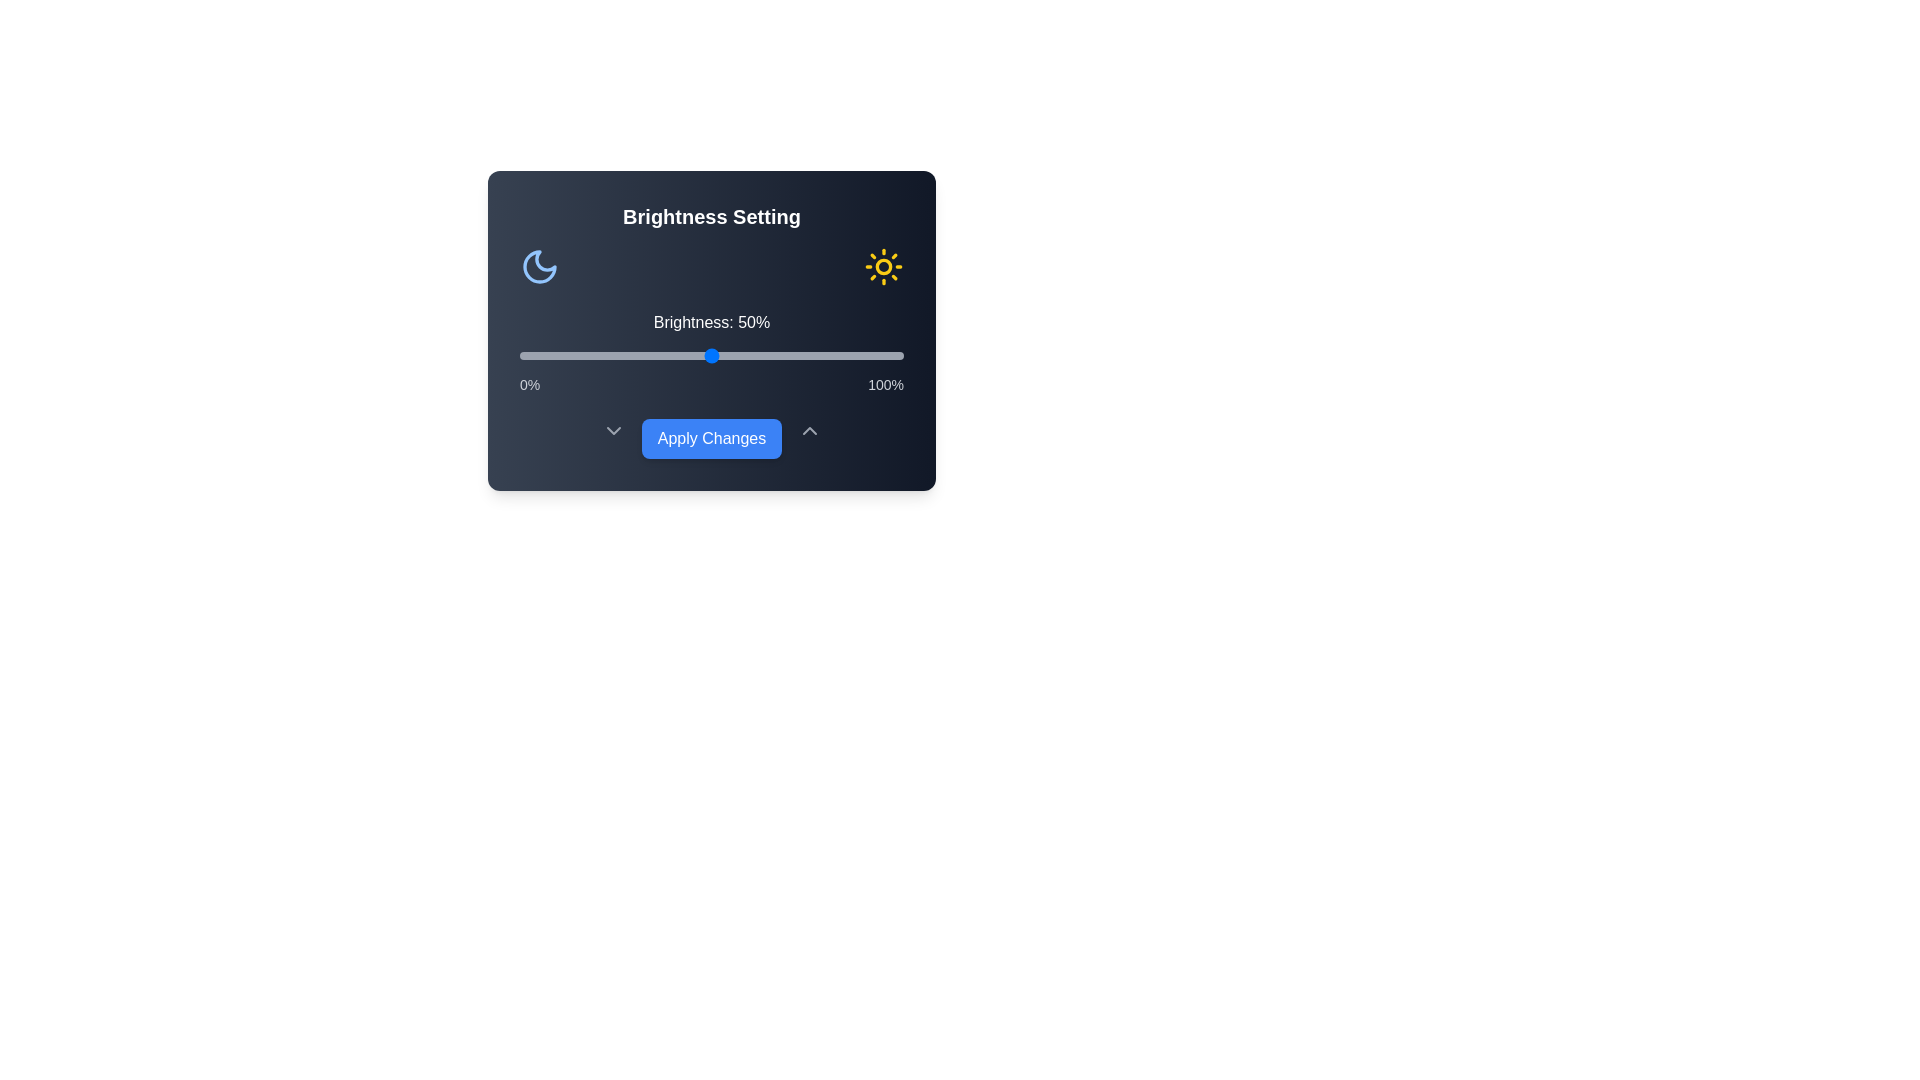 The width and height of the screenshot is (1920, 1080). I want to click on the 'Brightness Setting' text to highlight it, so click(711, 216).